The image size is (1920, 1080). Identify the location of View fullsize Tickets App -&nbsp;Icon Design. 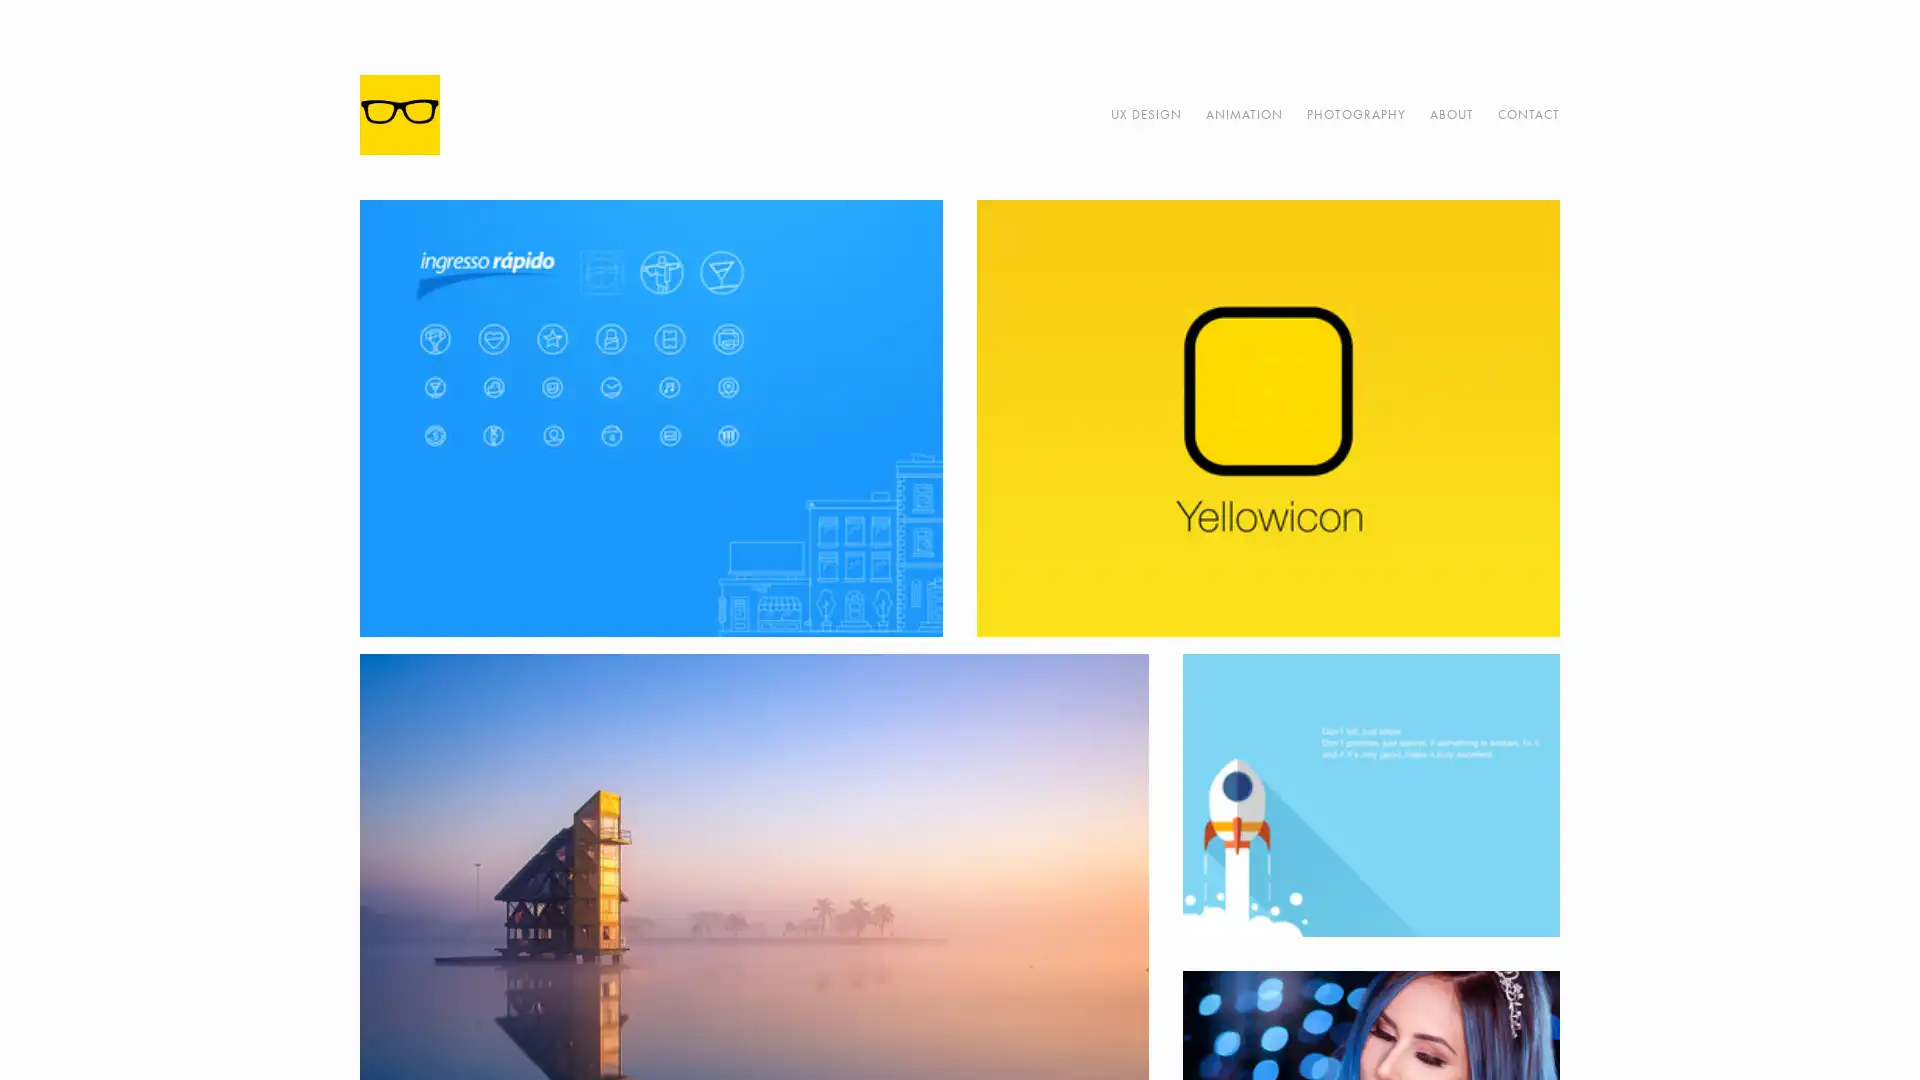
(651, 417).